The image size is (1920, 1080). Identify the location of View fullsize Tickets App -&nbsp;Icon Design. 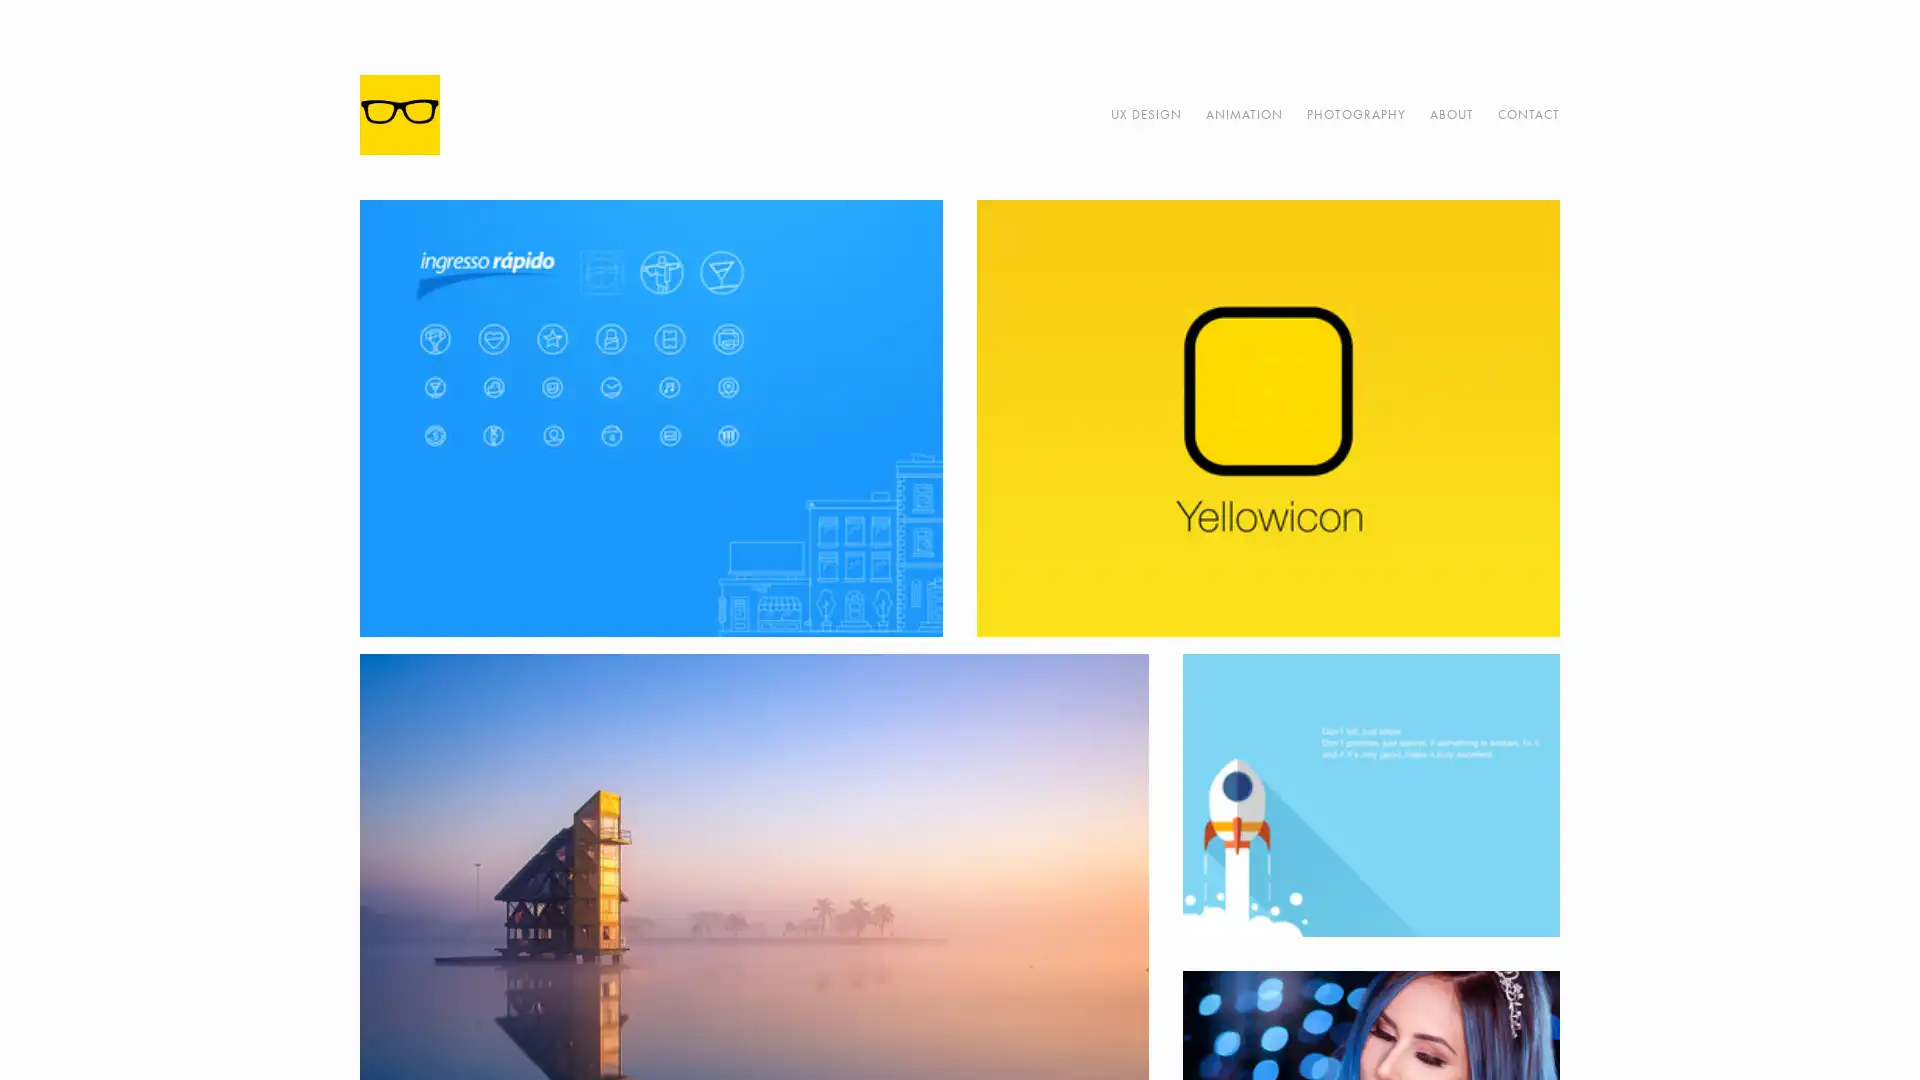
(651, 417).